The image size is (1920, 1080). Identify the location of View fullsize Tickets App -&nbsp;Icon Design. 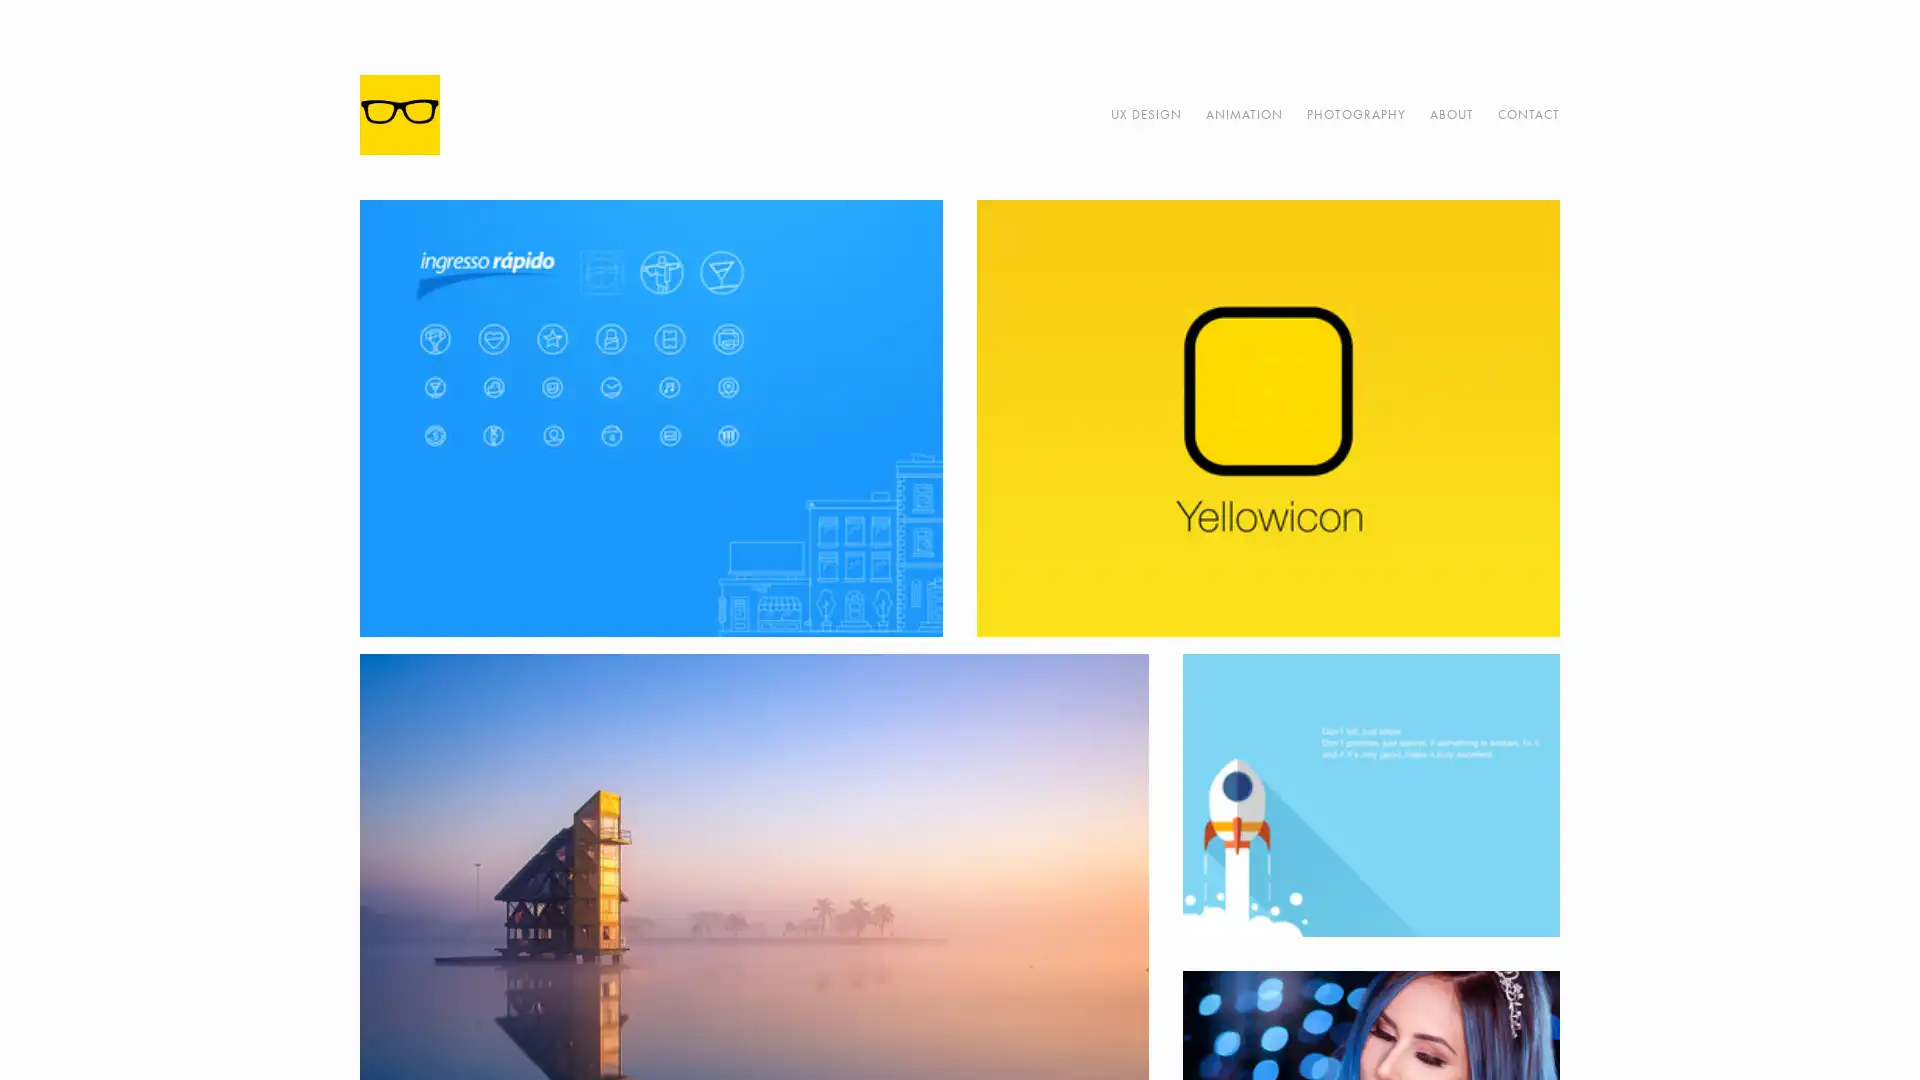
(651, 417).